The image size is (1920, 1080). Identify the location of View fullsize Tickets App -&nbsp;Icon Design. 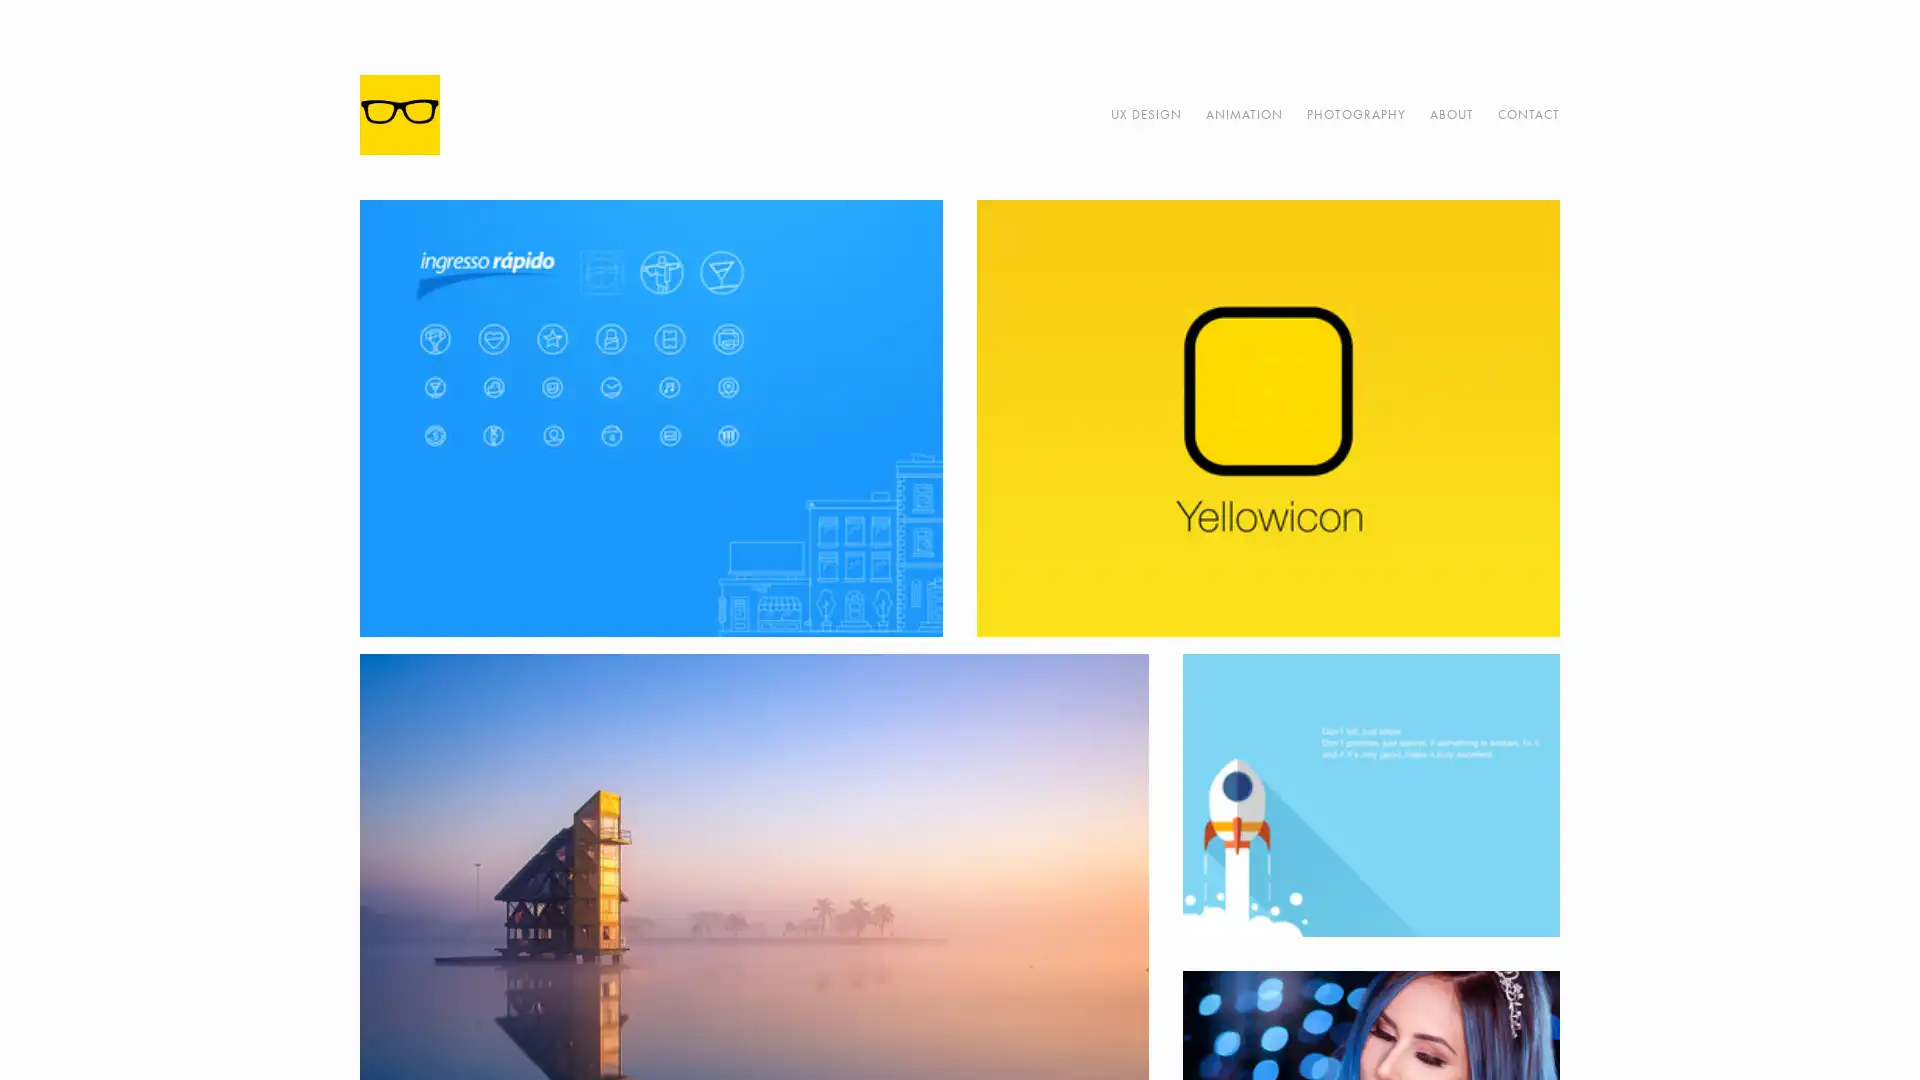
(651, 417).